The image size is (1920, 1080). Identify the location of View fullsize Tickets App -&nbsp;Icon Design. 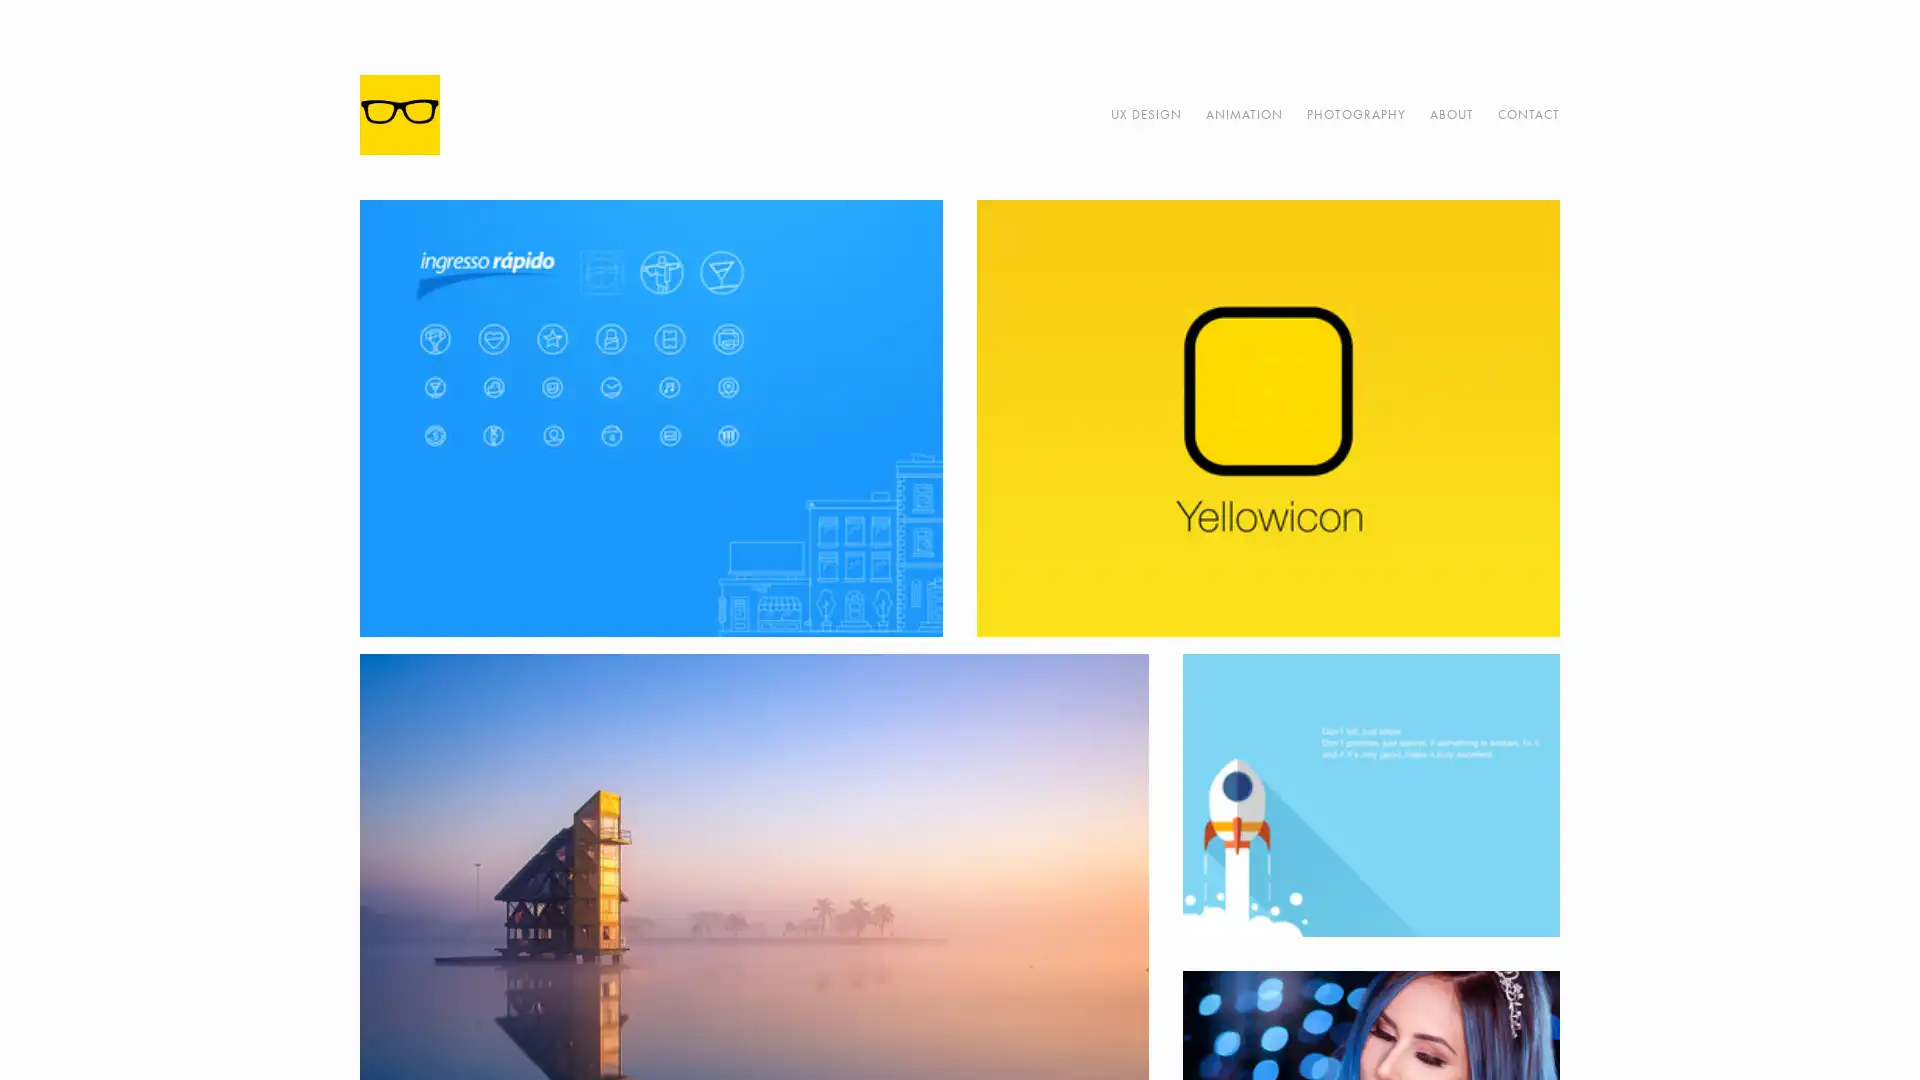
(651, 417).